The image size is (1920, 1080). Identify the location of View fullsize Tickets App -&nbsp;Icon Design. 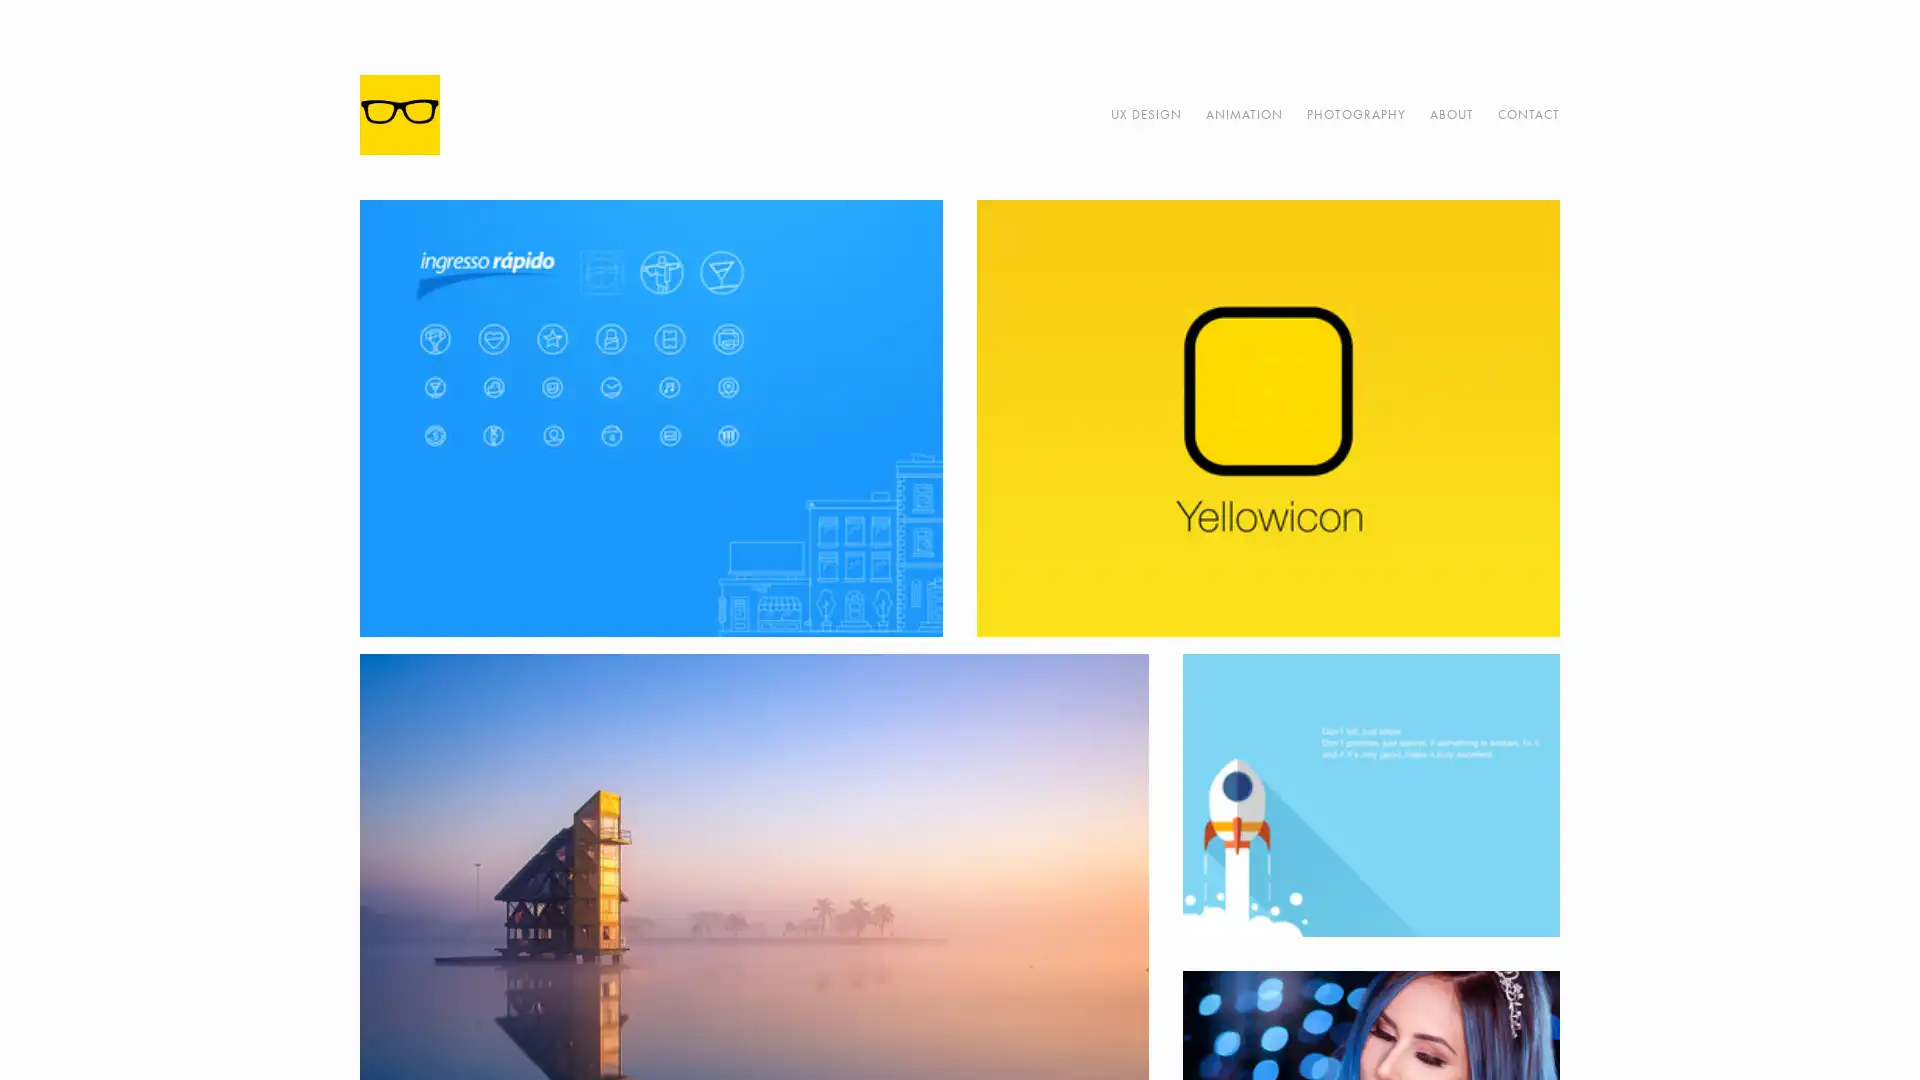
(651, 417).